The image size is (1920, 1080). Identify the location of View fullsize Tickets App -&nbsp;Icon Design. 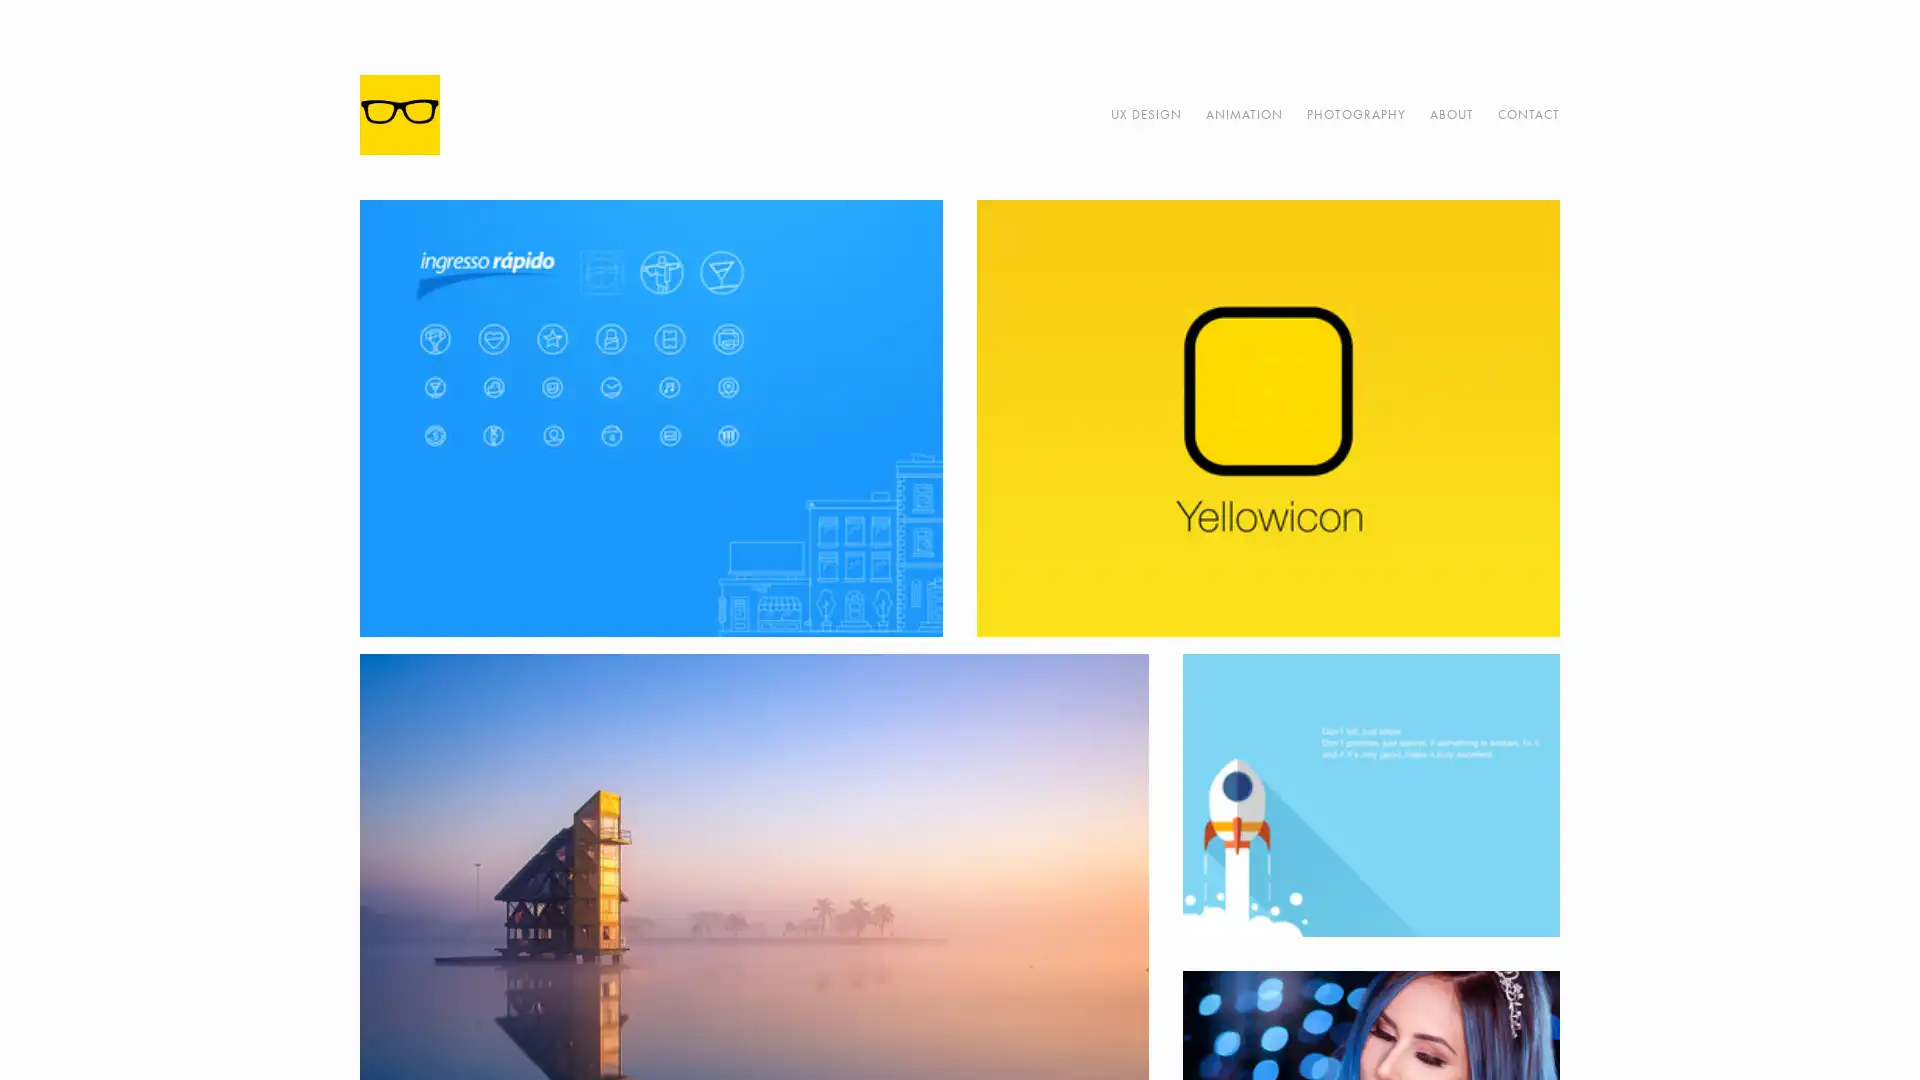
(651, 417).